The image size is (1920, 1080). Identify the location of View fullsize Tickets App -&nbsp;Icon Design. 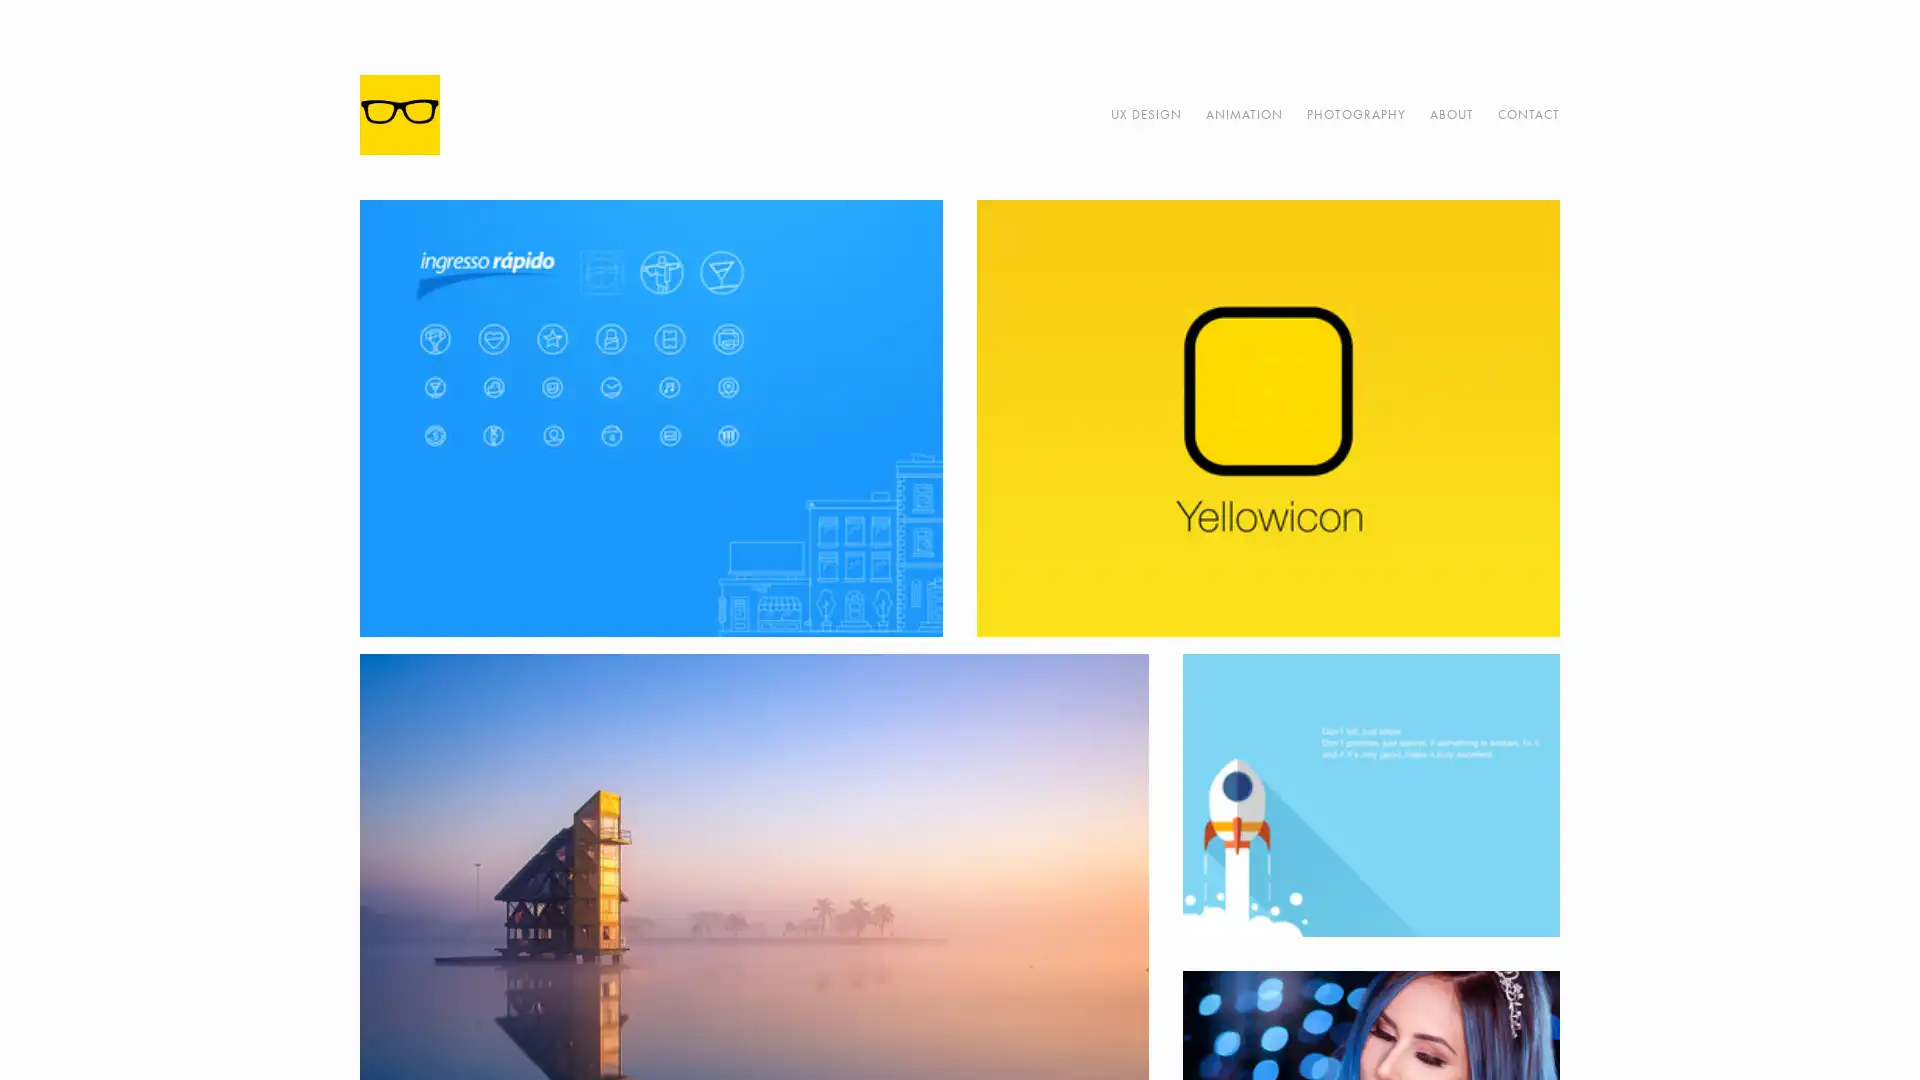
(651, 417).